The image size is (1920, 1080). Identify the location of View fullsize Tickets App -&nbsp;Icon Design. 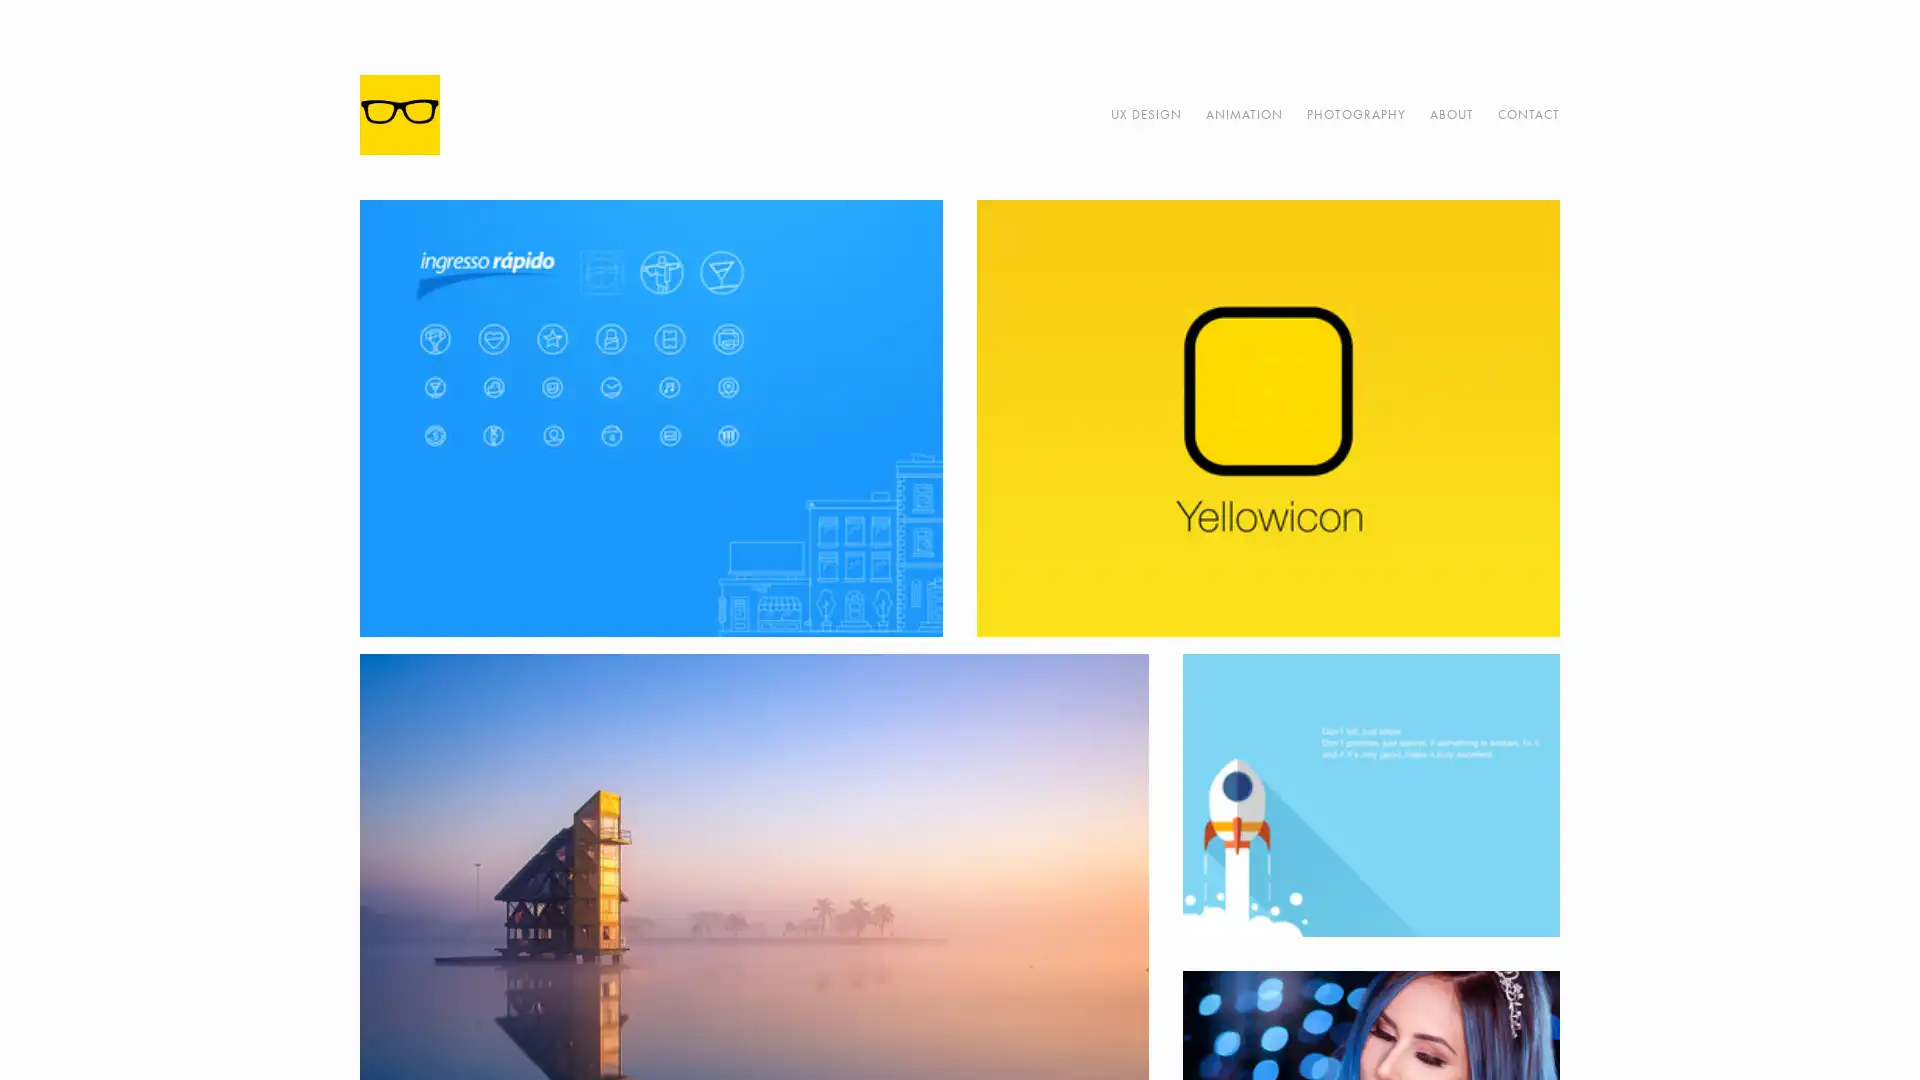
(651, 417).